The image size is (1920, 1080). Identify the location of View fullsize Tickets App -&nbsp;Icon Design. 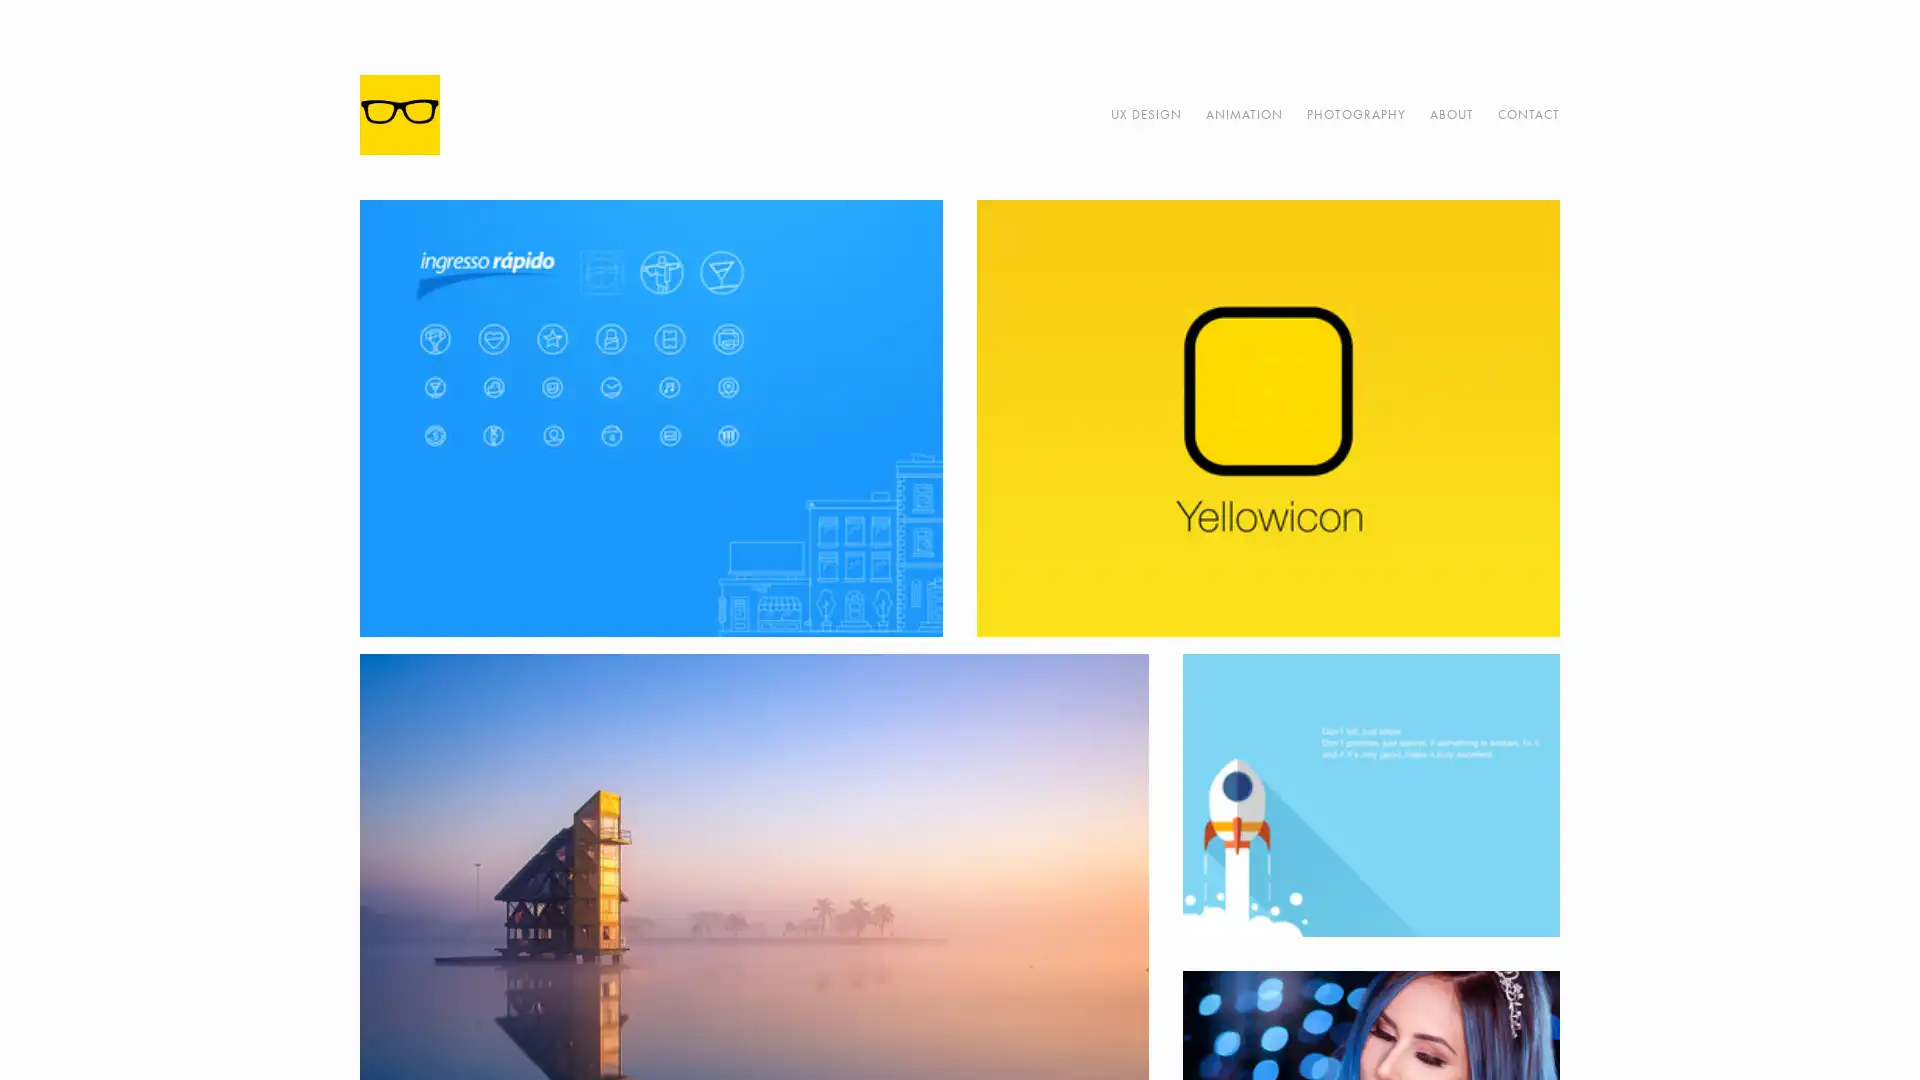
(651, 417).